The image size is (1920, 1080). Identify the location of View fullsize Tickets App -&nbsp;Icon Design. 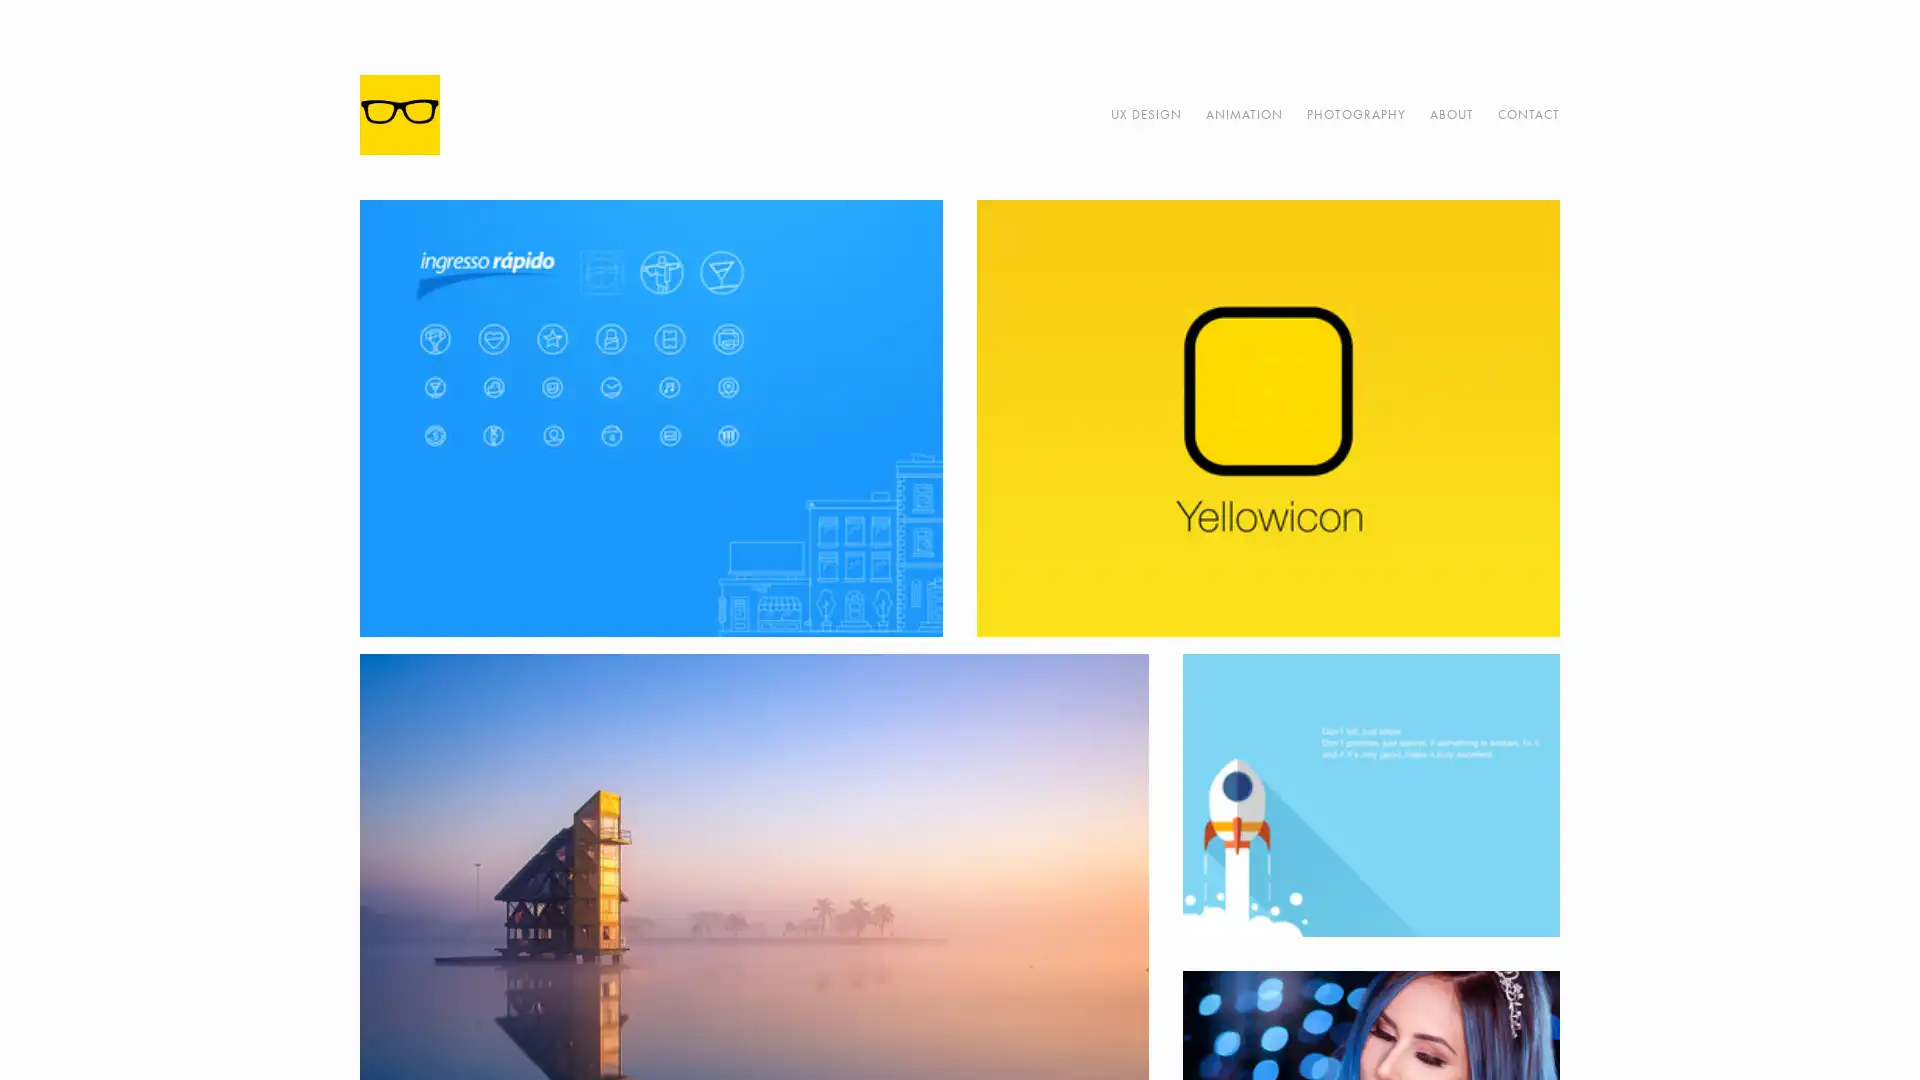
(651, 417).